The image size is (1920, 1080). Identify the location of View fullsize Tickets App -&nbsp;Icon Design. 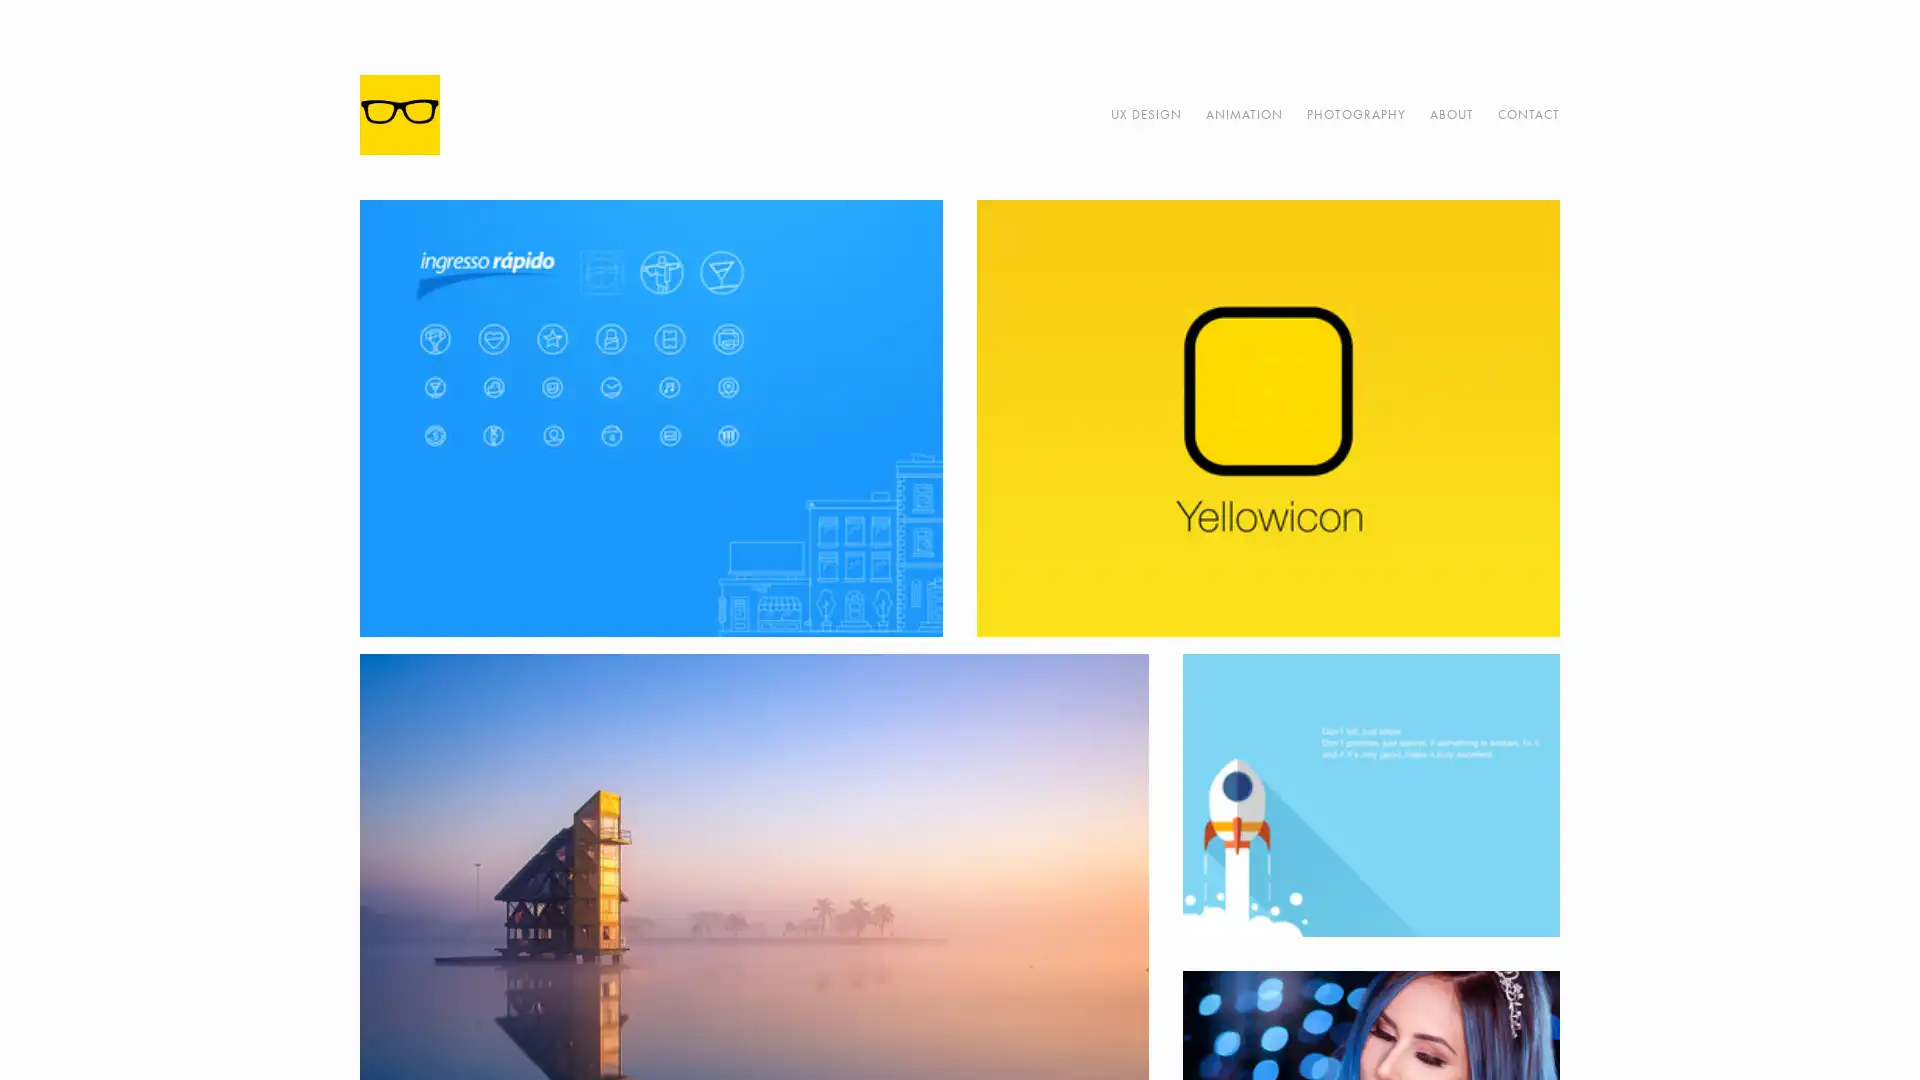
(651, 417).